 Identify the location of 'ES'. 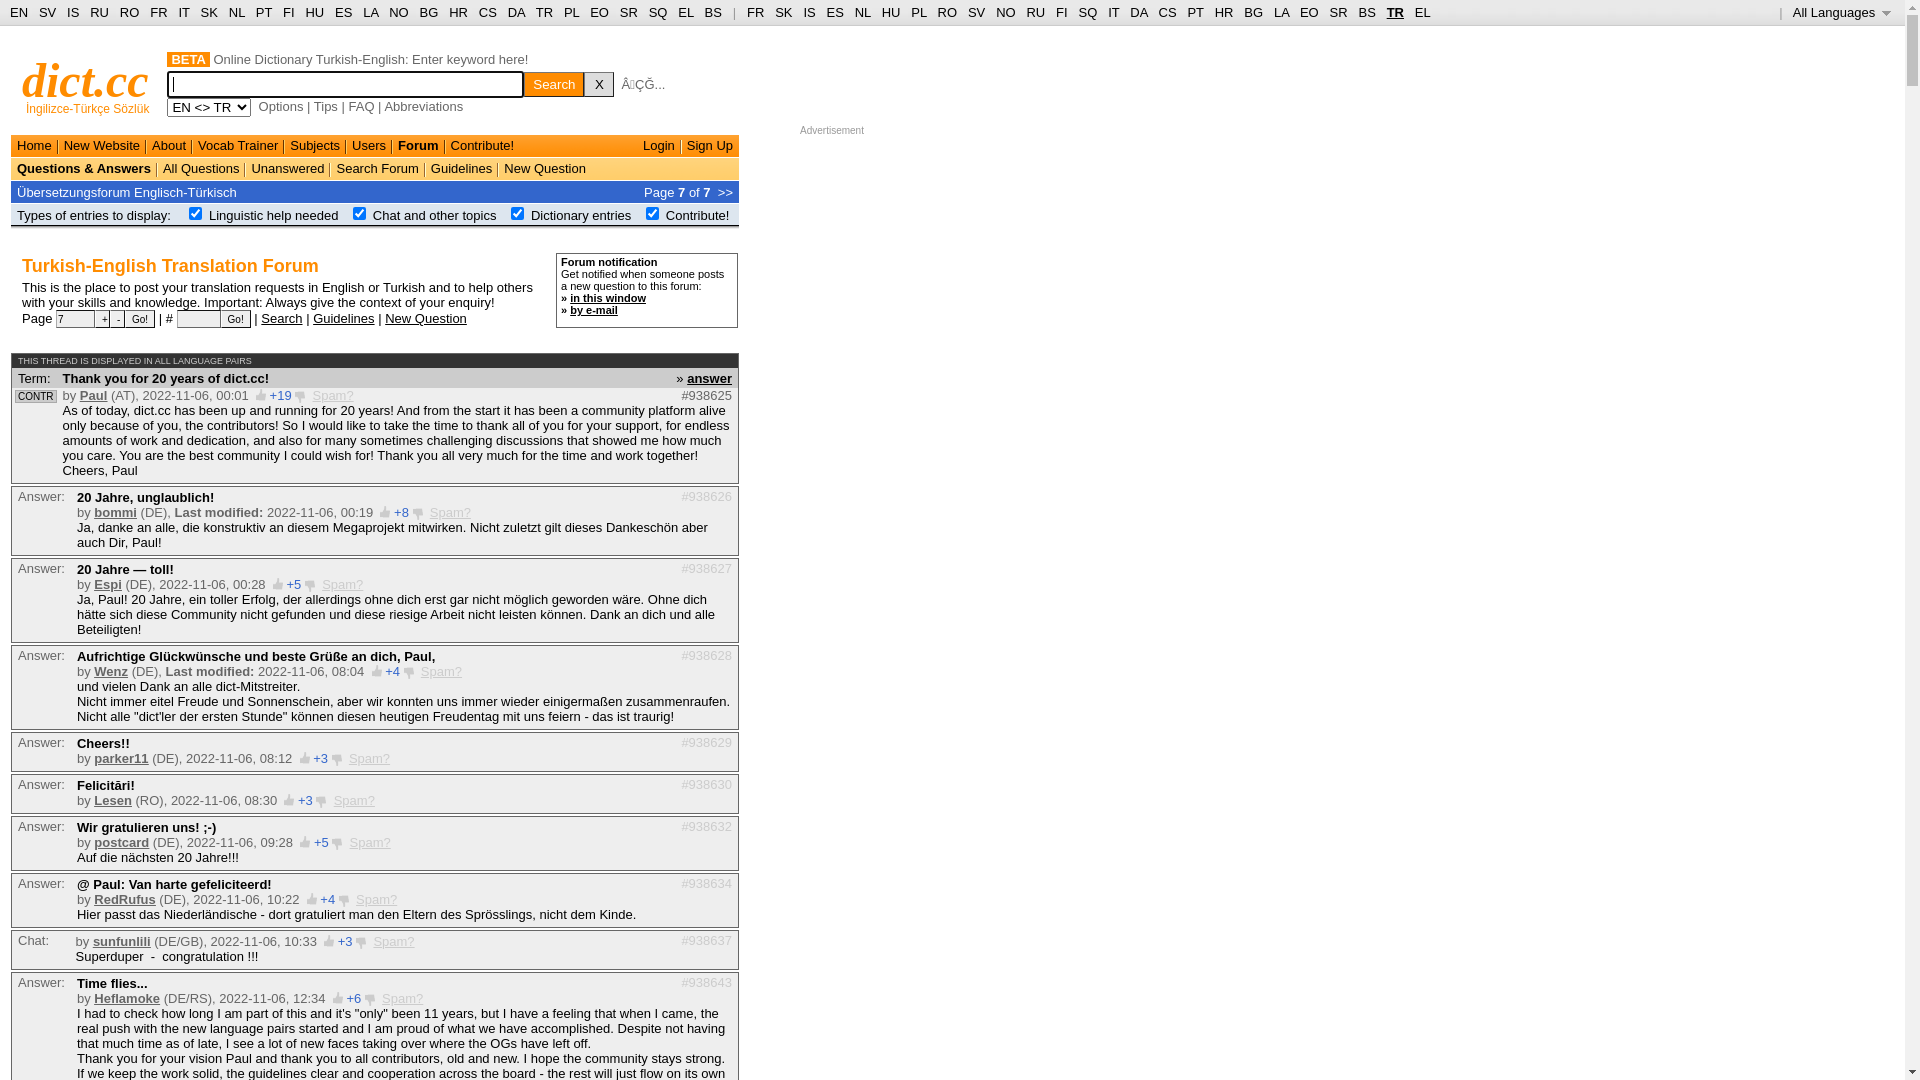
(335, 12).